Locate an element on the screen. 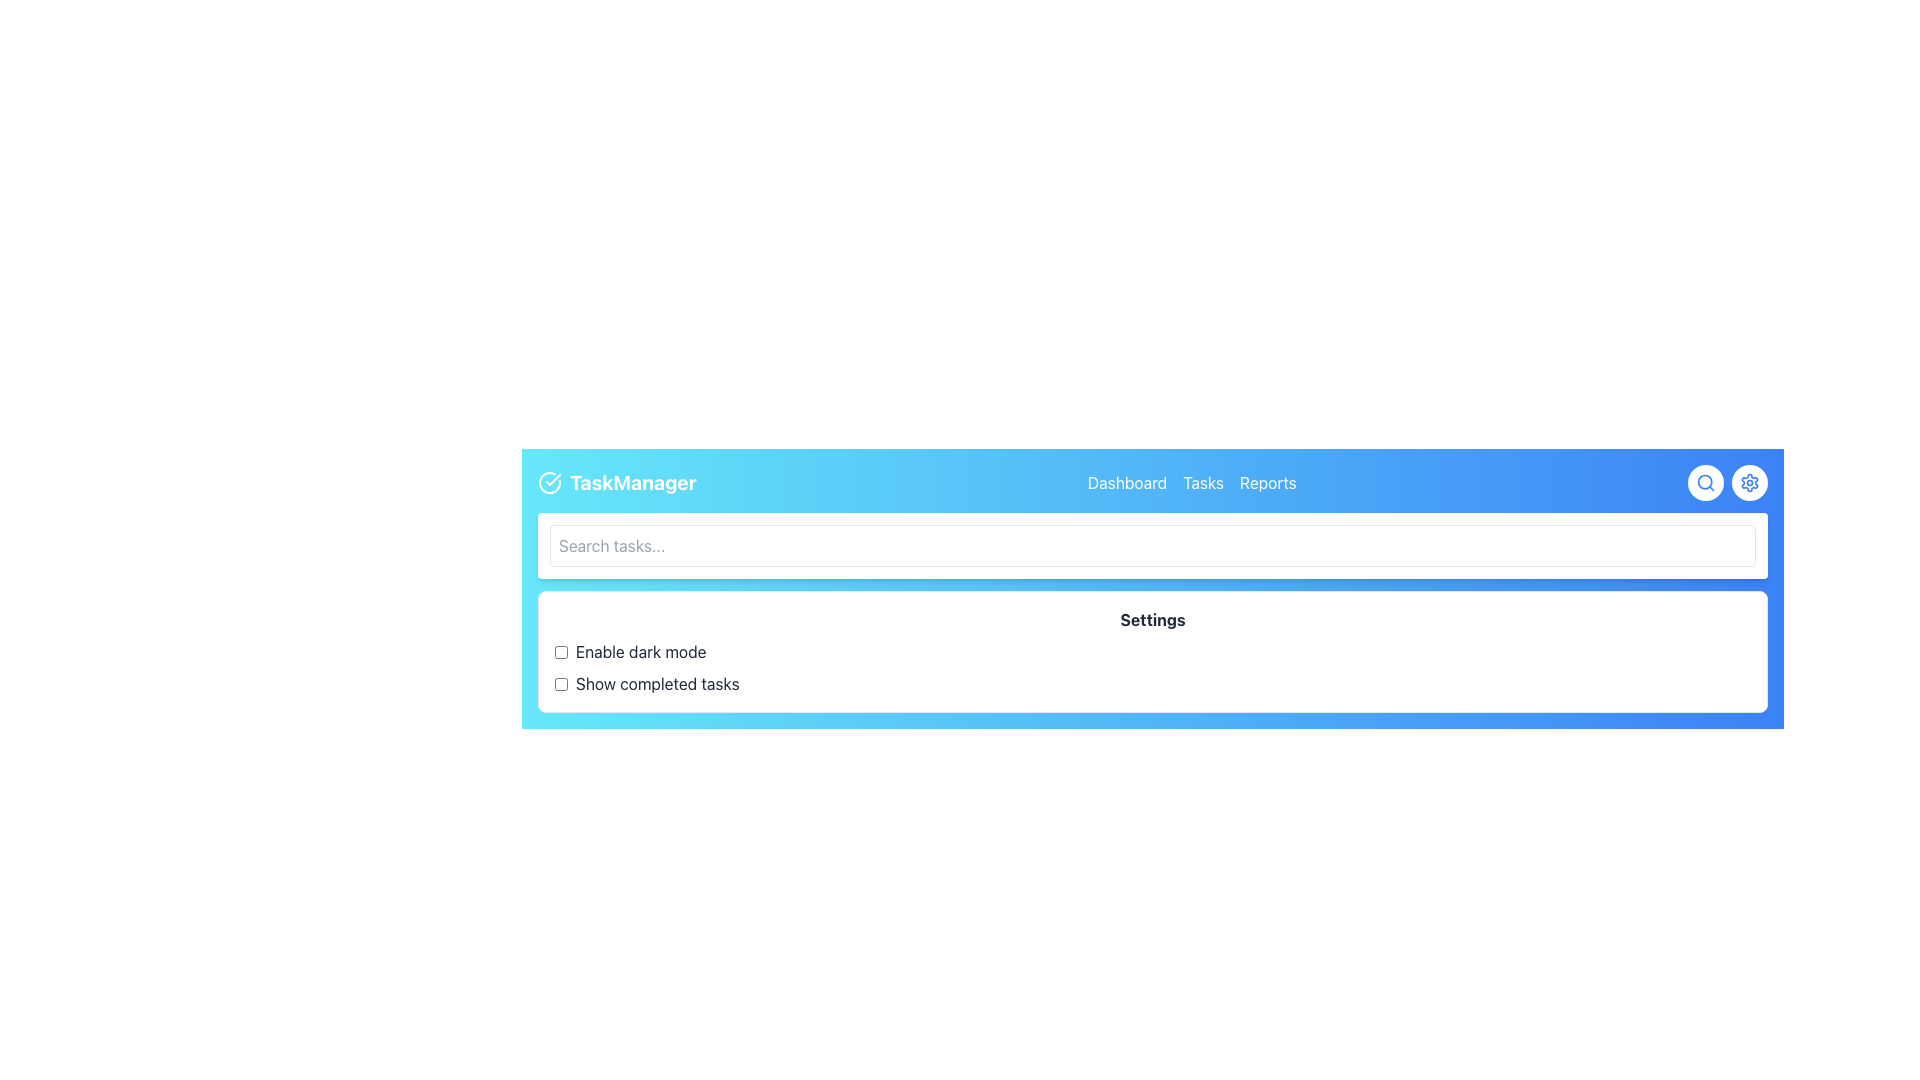 The image size is (1920, 1080). the circular search button with a white background and blue border, featuring a magnifying glass icon, located on the far right of the blue navigation bar is located at coordinates (1704, 482).